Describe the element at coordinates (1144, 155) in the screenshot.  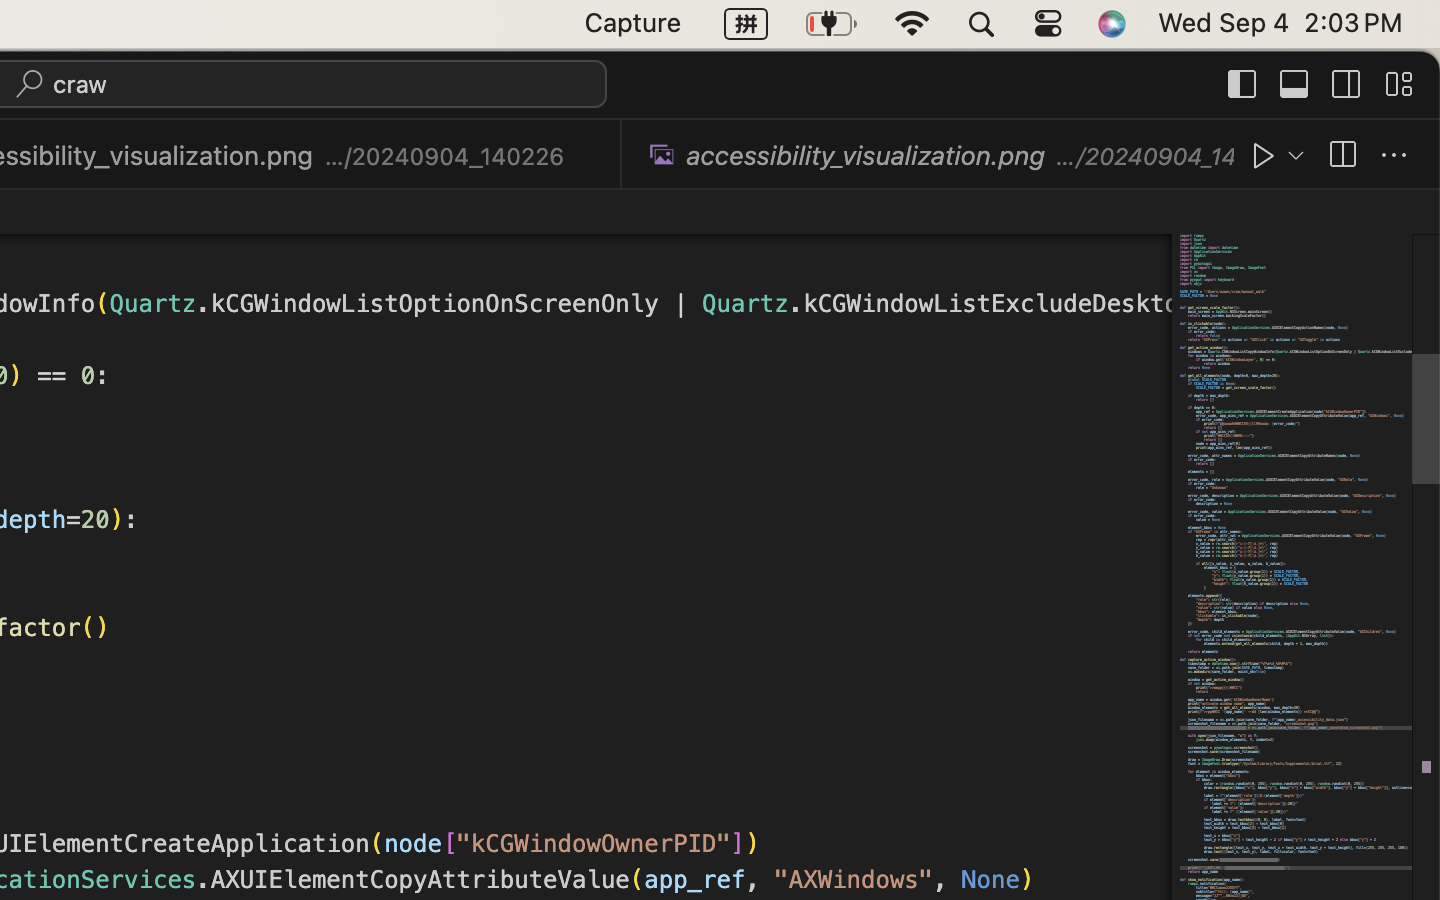
I see `'…/20240904_140044'` at that location.